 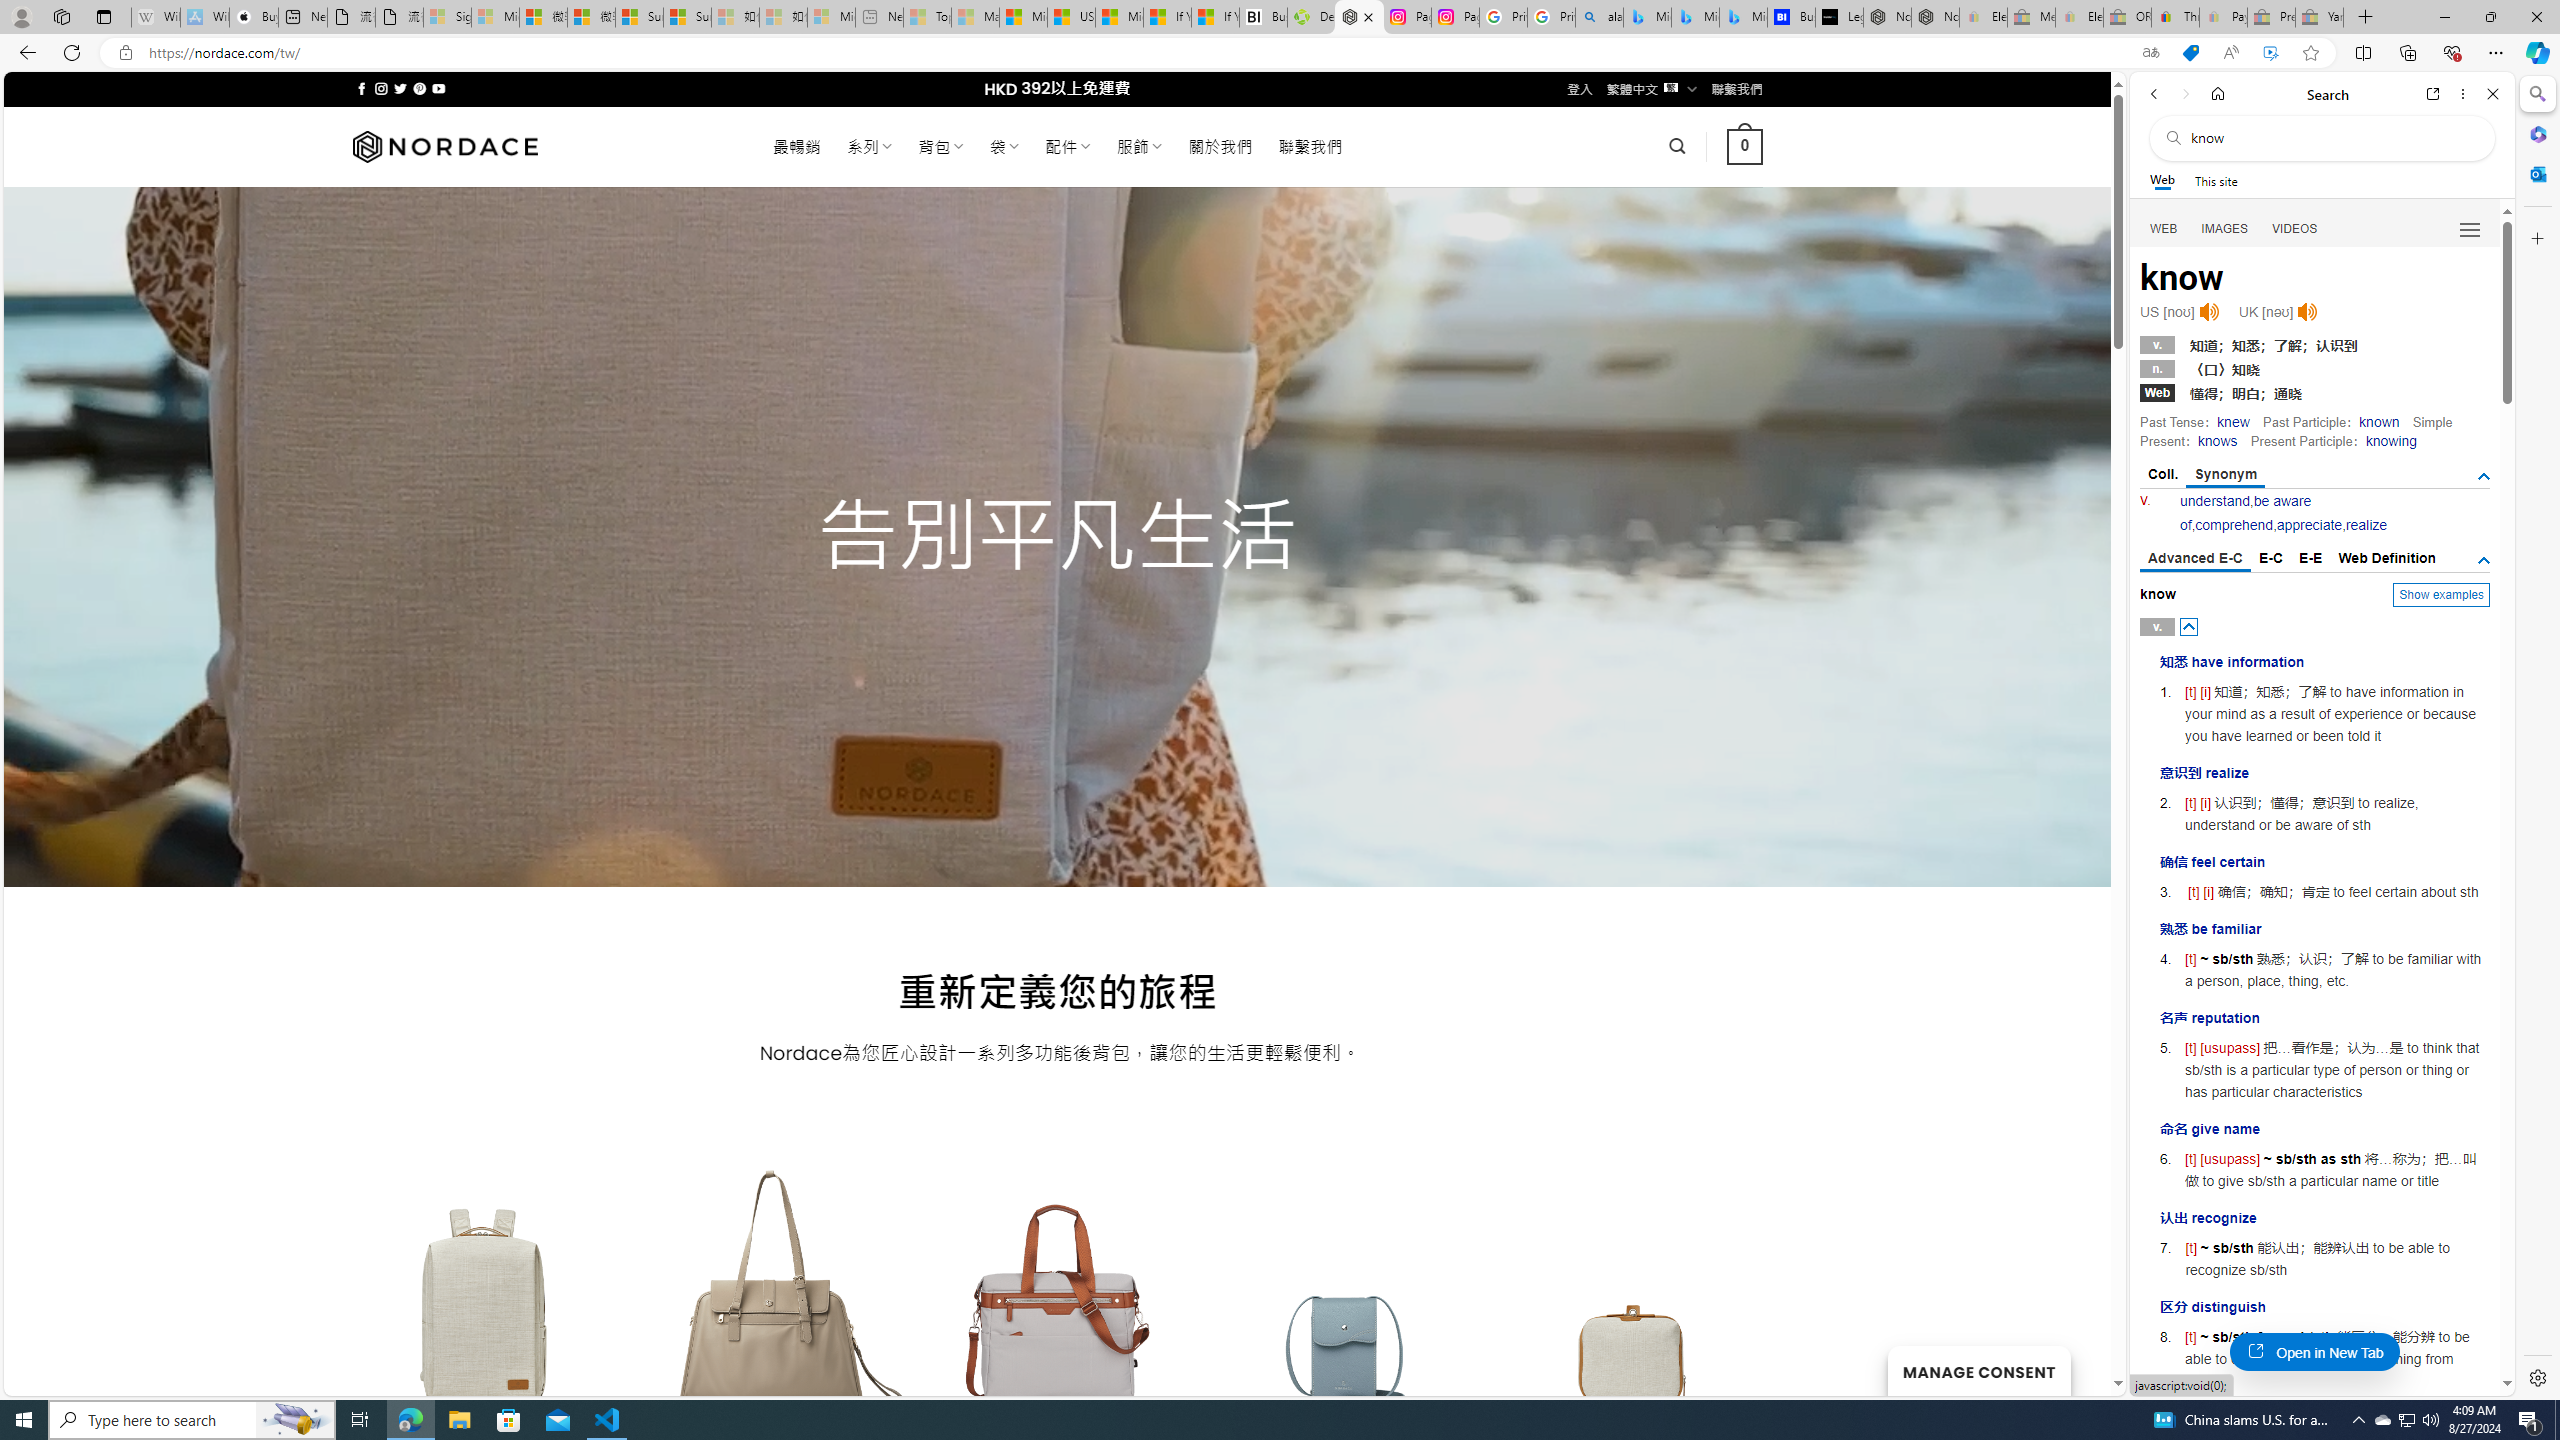 What do you see at coordinates (1977, 1370) in the screenshot?
I see `'MANAGE CONSENT'` at bounding box center [1977, 1370].